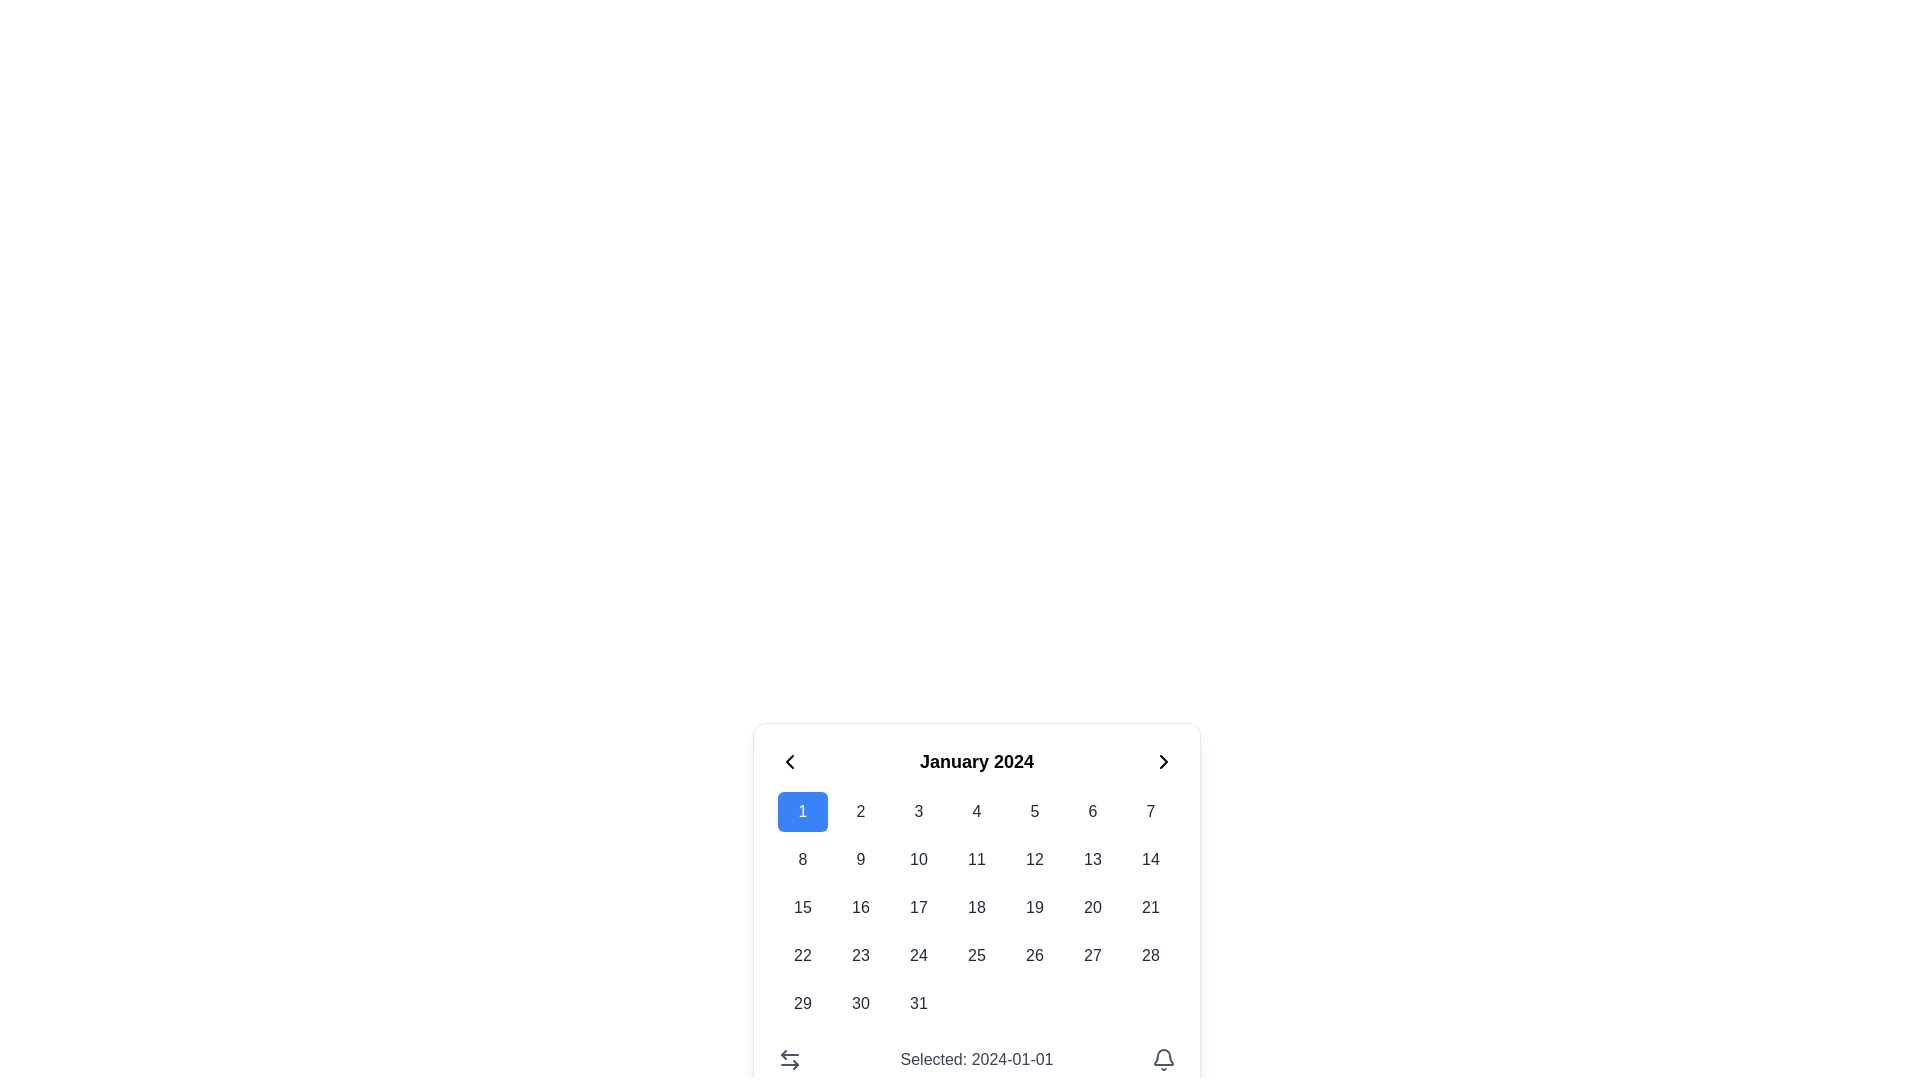 Image resolution: width=1920 pixels, height=1080 pixels. What do you see at coordinates (917, 955) in the screenshot?
I see `the calendar day cell representing the 24th day of the current month` at bounding box center [917, 955].